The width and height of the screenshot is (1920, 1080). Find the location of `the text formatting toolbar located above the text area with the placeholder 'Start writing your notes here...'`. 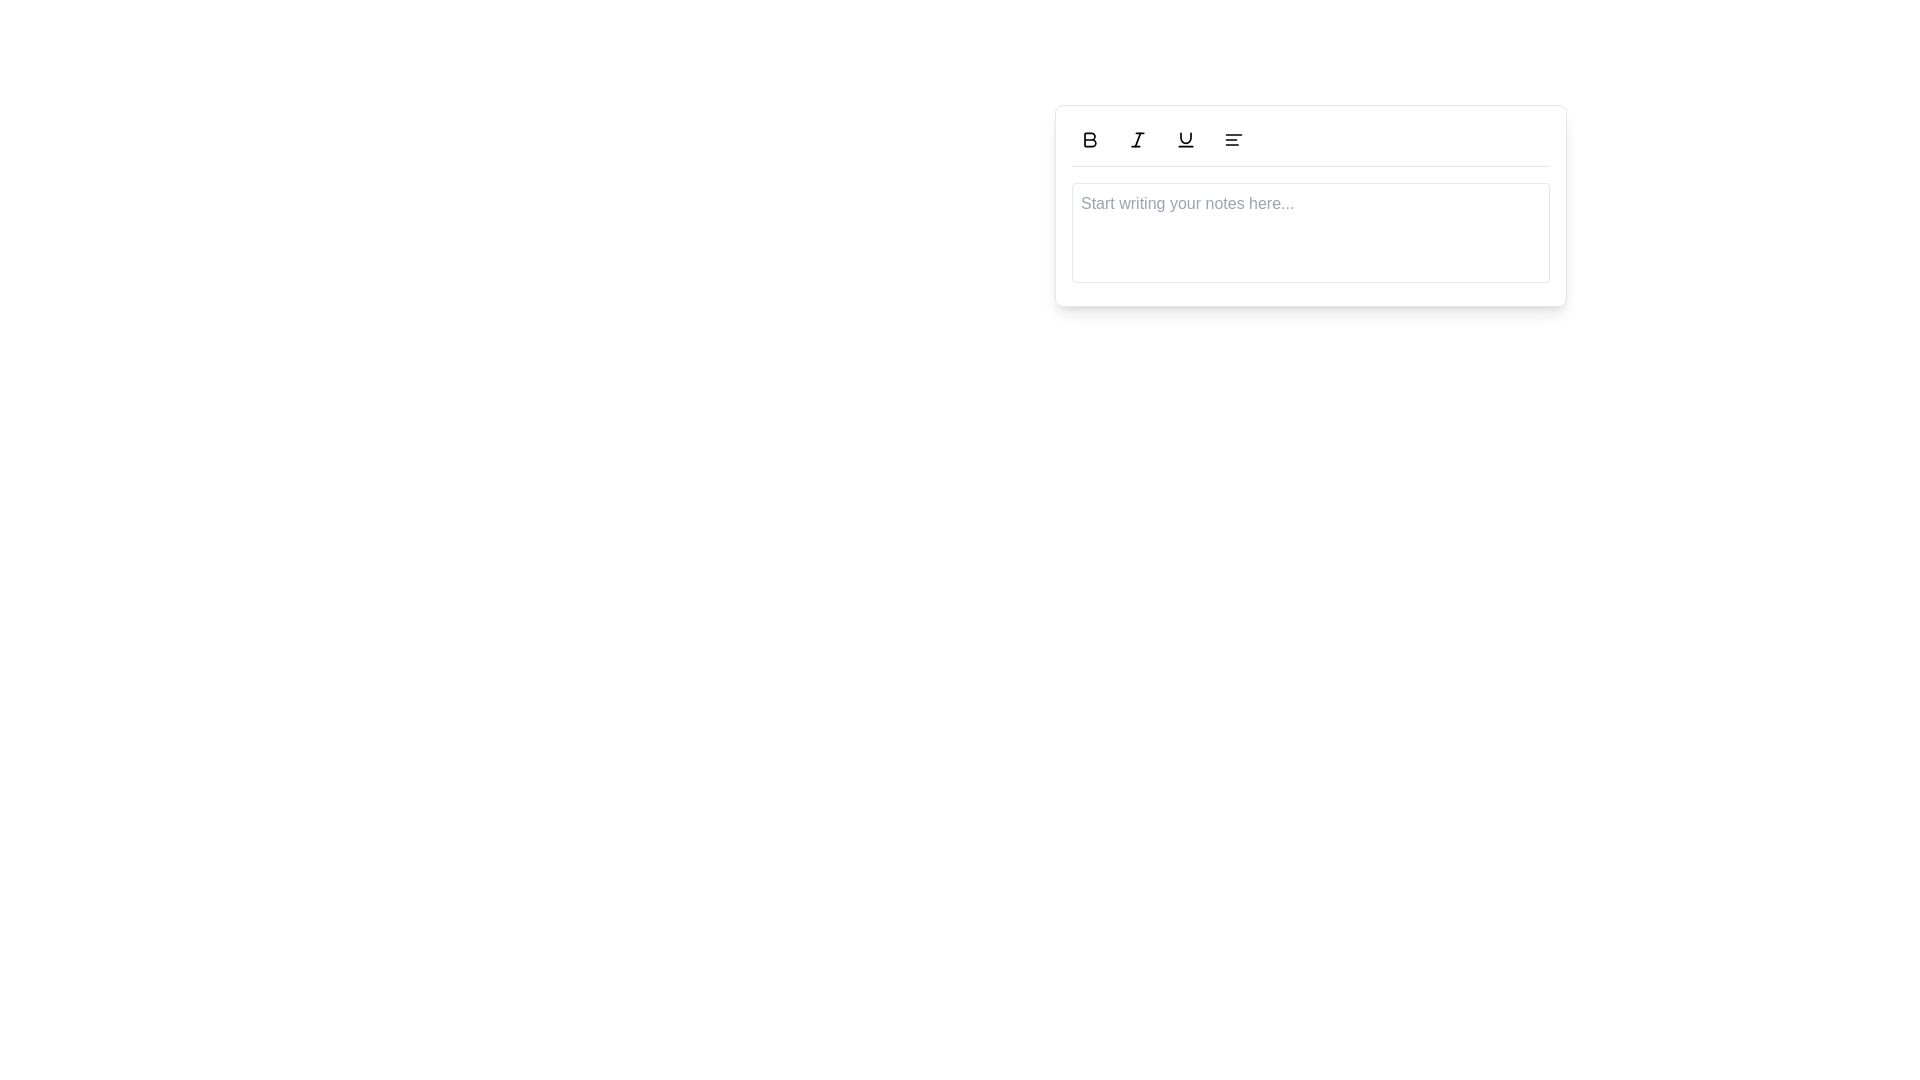

the text formatting toolbar located above the text area with the placeholder 'Start writing your notes here...' is located at coordinates (1310, 143).